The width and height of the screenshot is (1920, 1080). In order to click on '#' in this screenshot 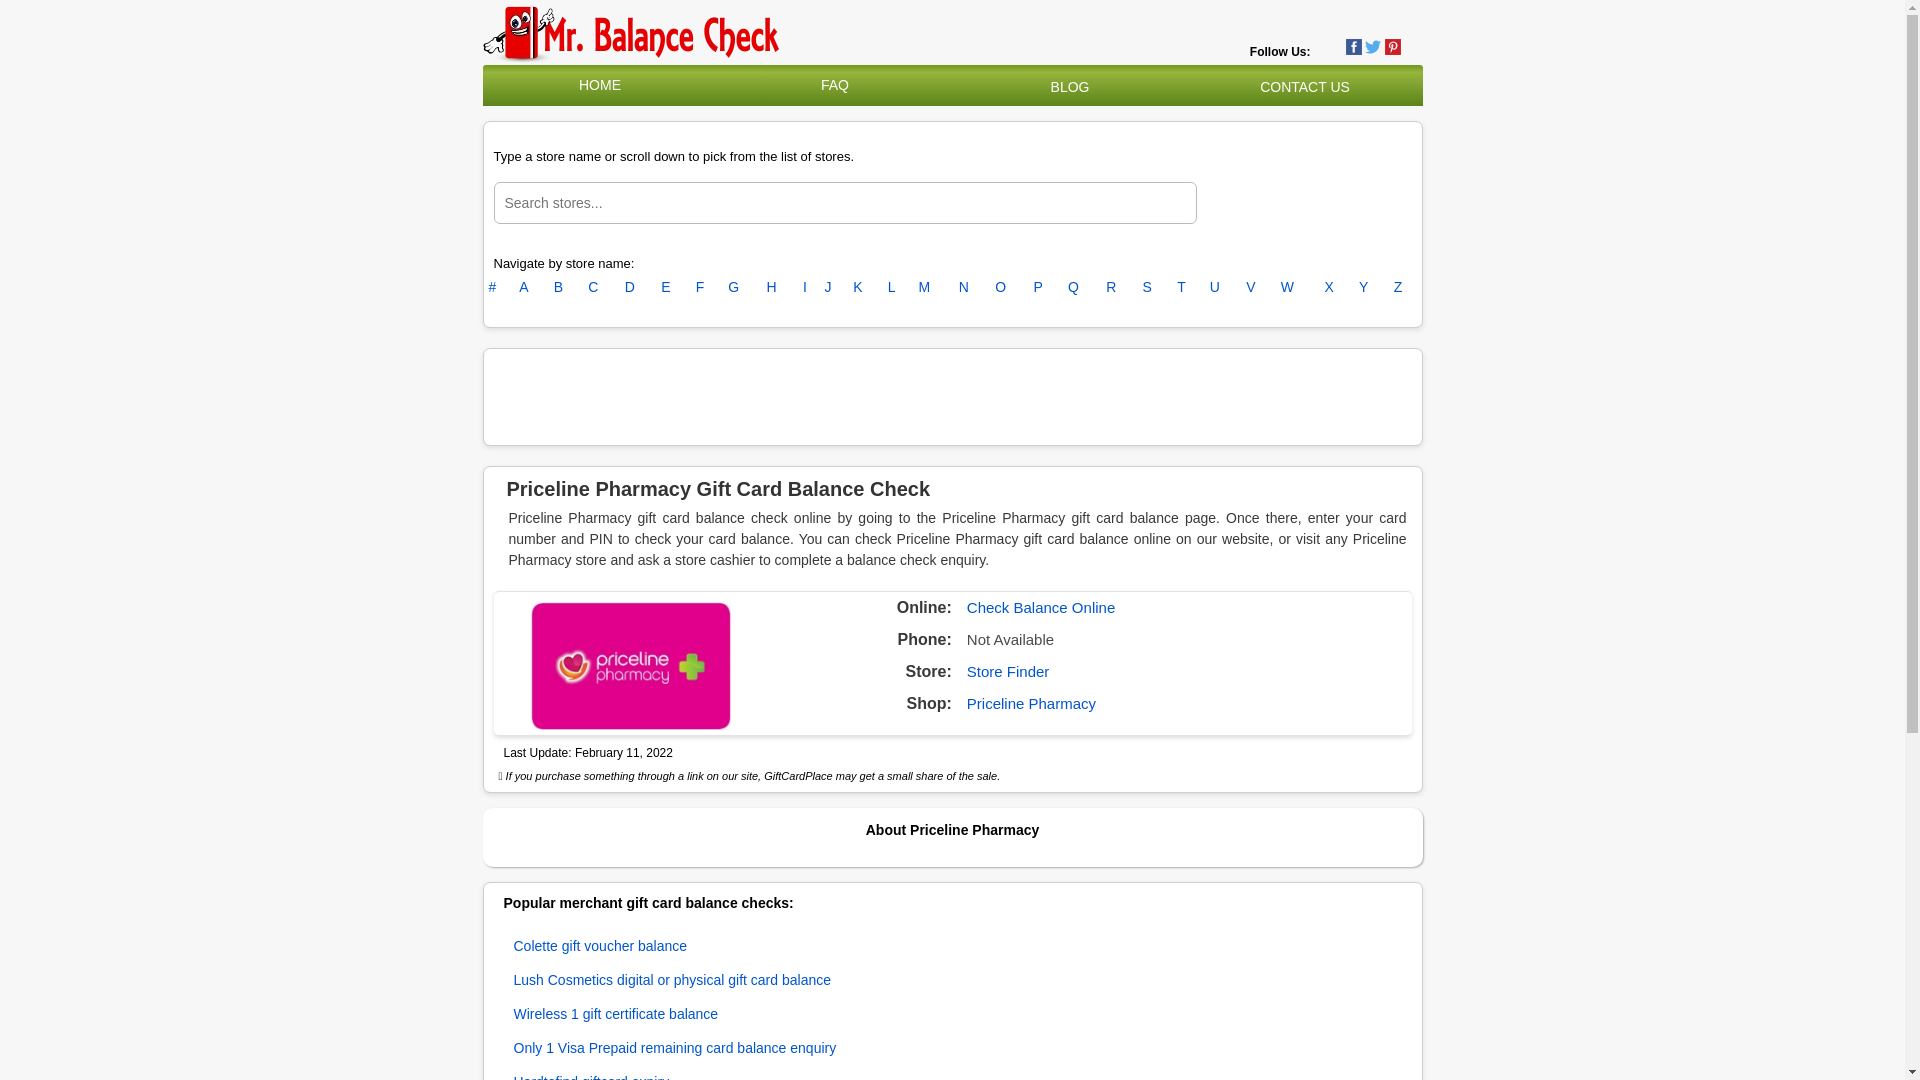, I will do `click(491, 286)`.